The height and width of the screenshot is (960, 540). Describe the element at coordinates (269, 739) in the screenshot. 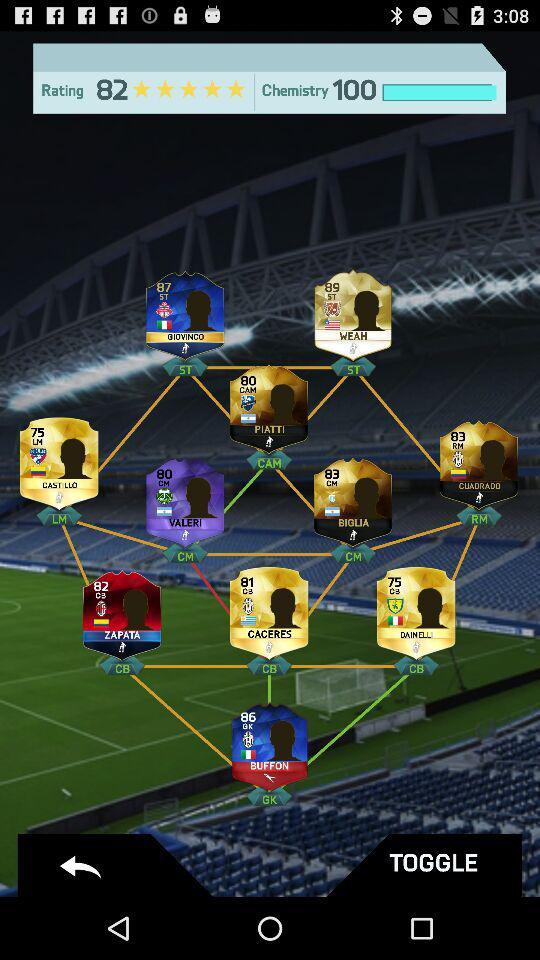

I see `click the image` at that location.